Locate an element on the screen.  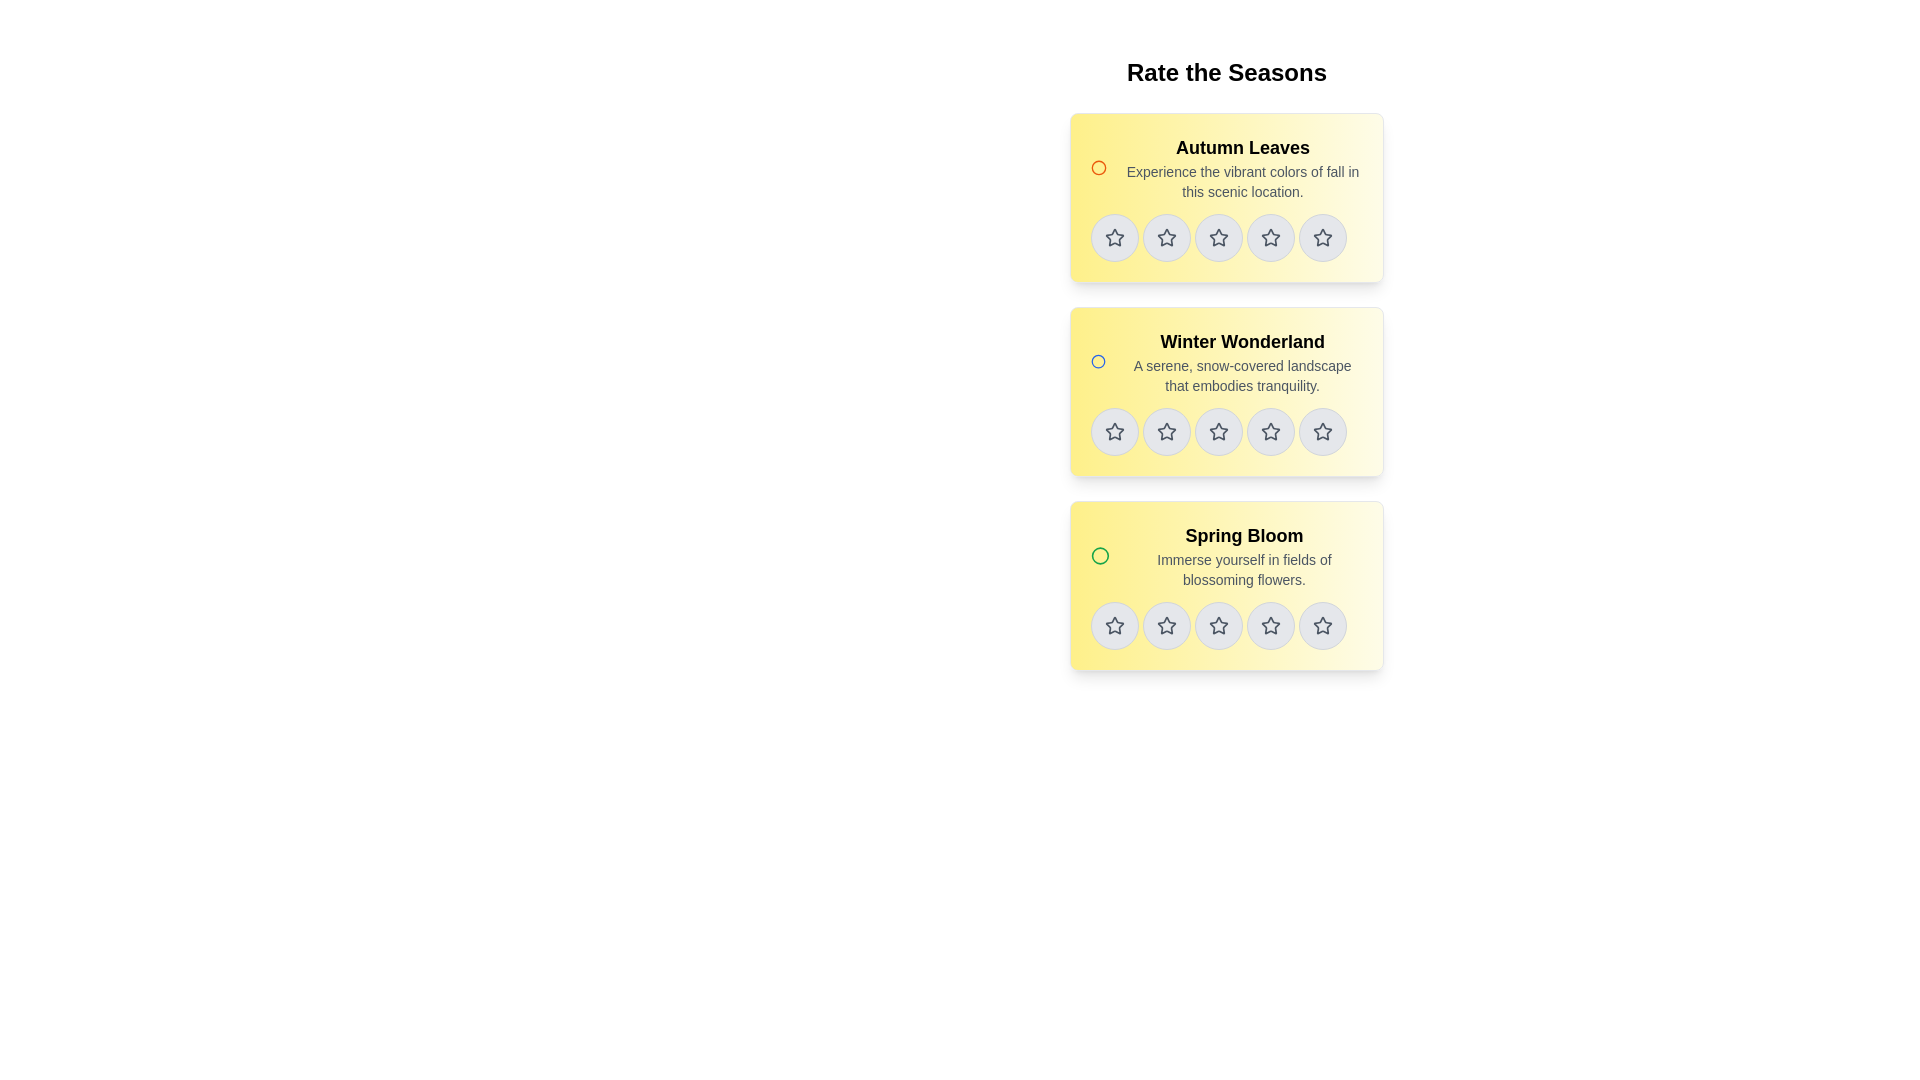
the first rating button in the 'Autumn Leaves' section for keyboard interaction is located at coordinates (1113, 237).